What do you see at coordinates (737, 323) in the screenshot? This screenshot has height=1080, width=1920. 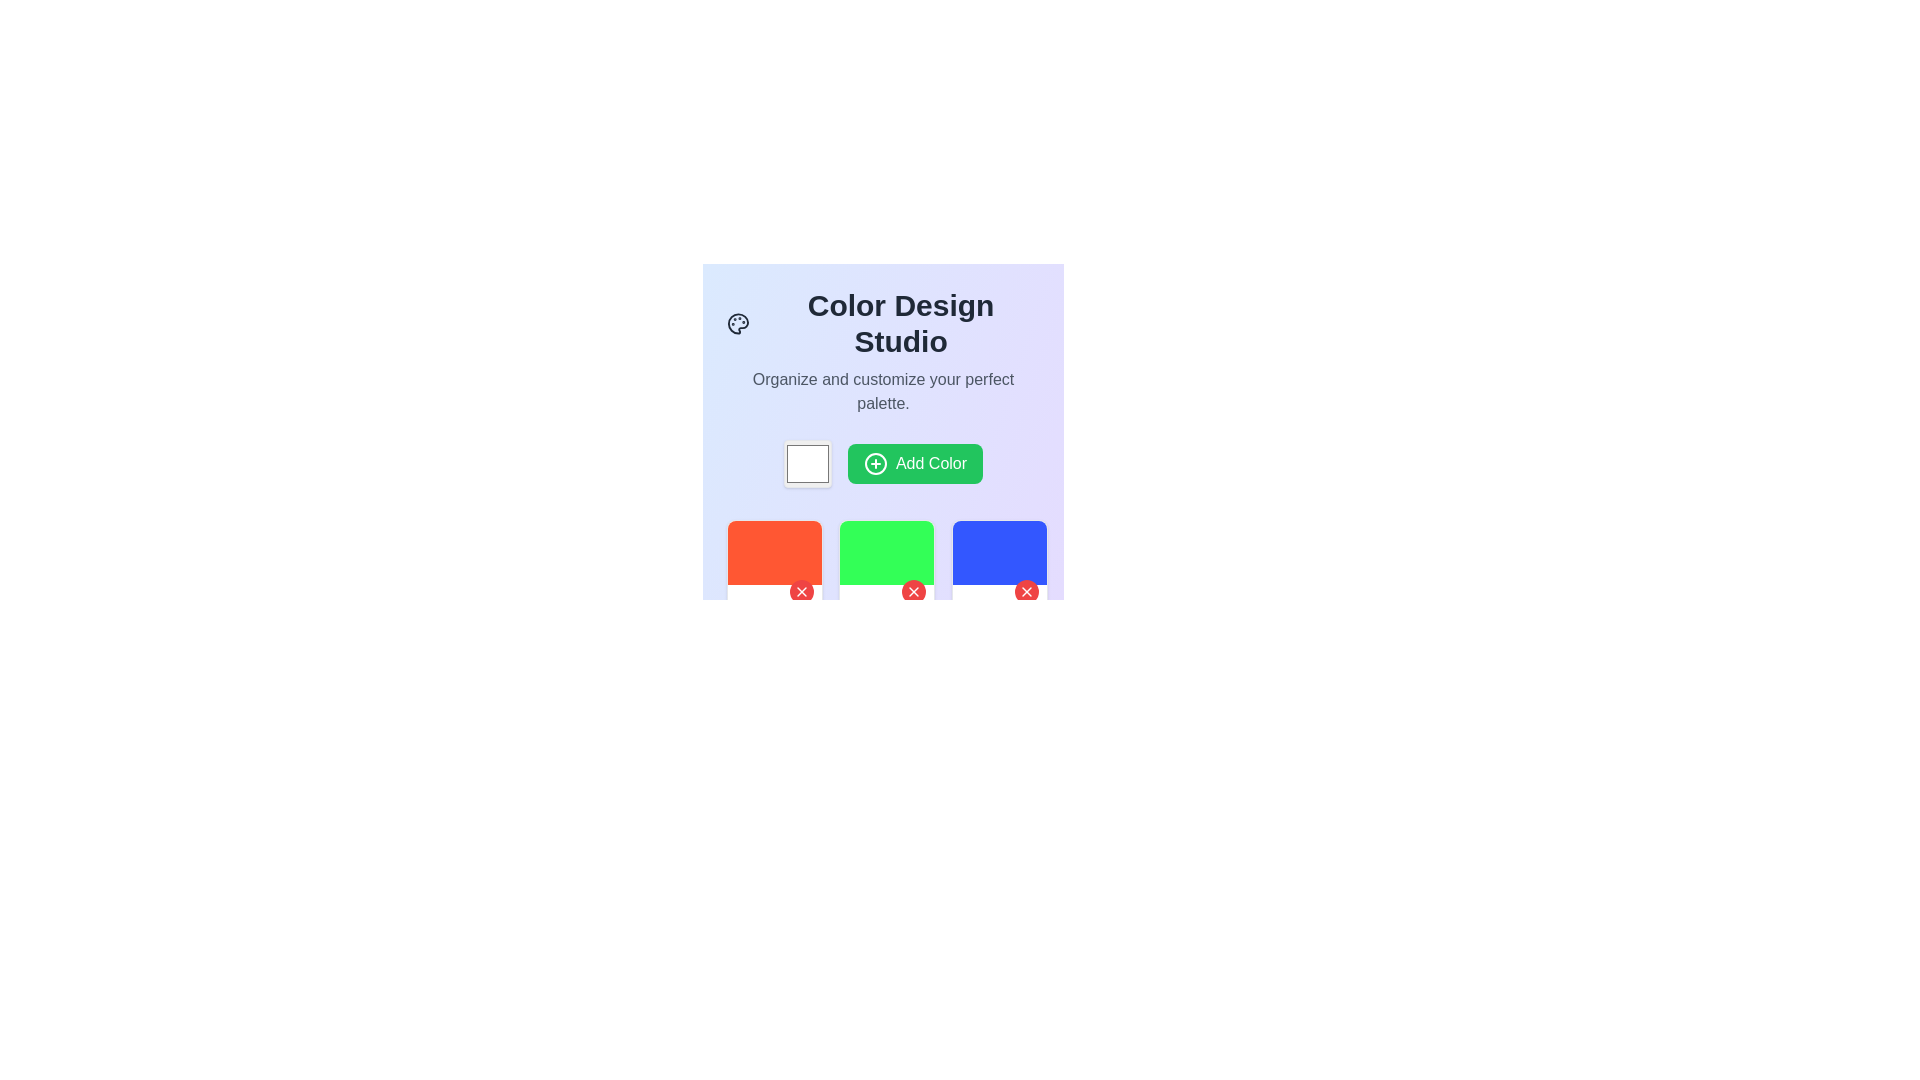 I see `the compact palette icon located to the left of the 'Color Design Studio' title to interact with its associated functionality` at bounding box center [737, 323].